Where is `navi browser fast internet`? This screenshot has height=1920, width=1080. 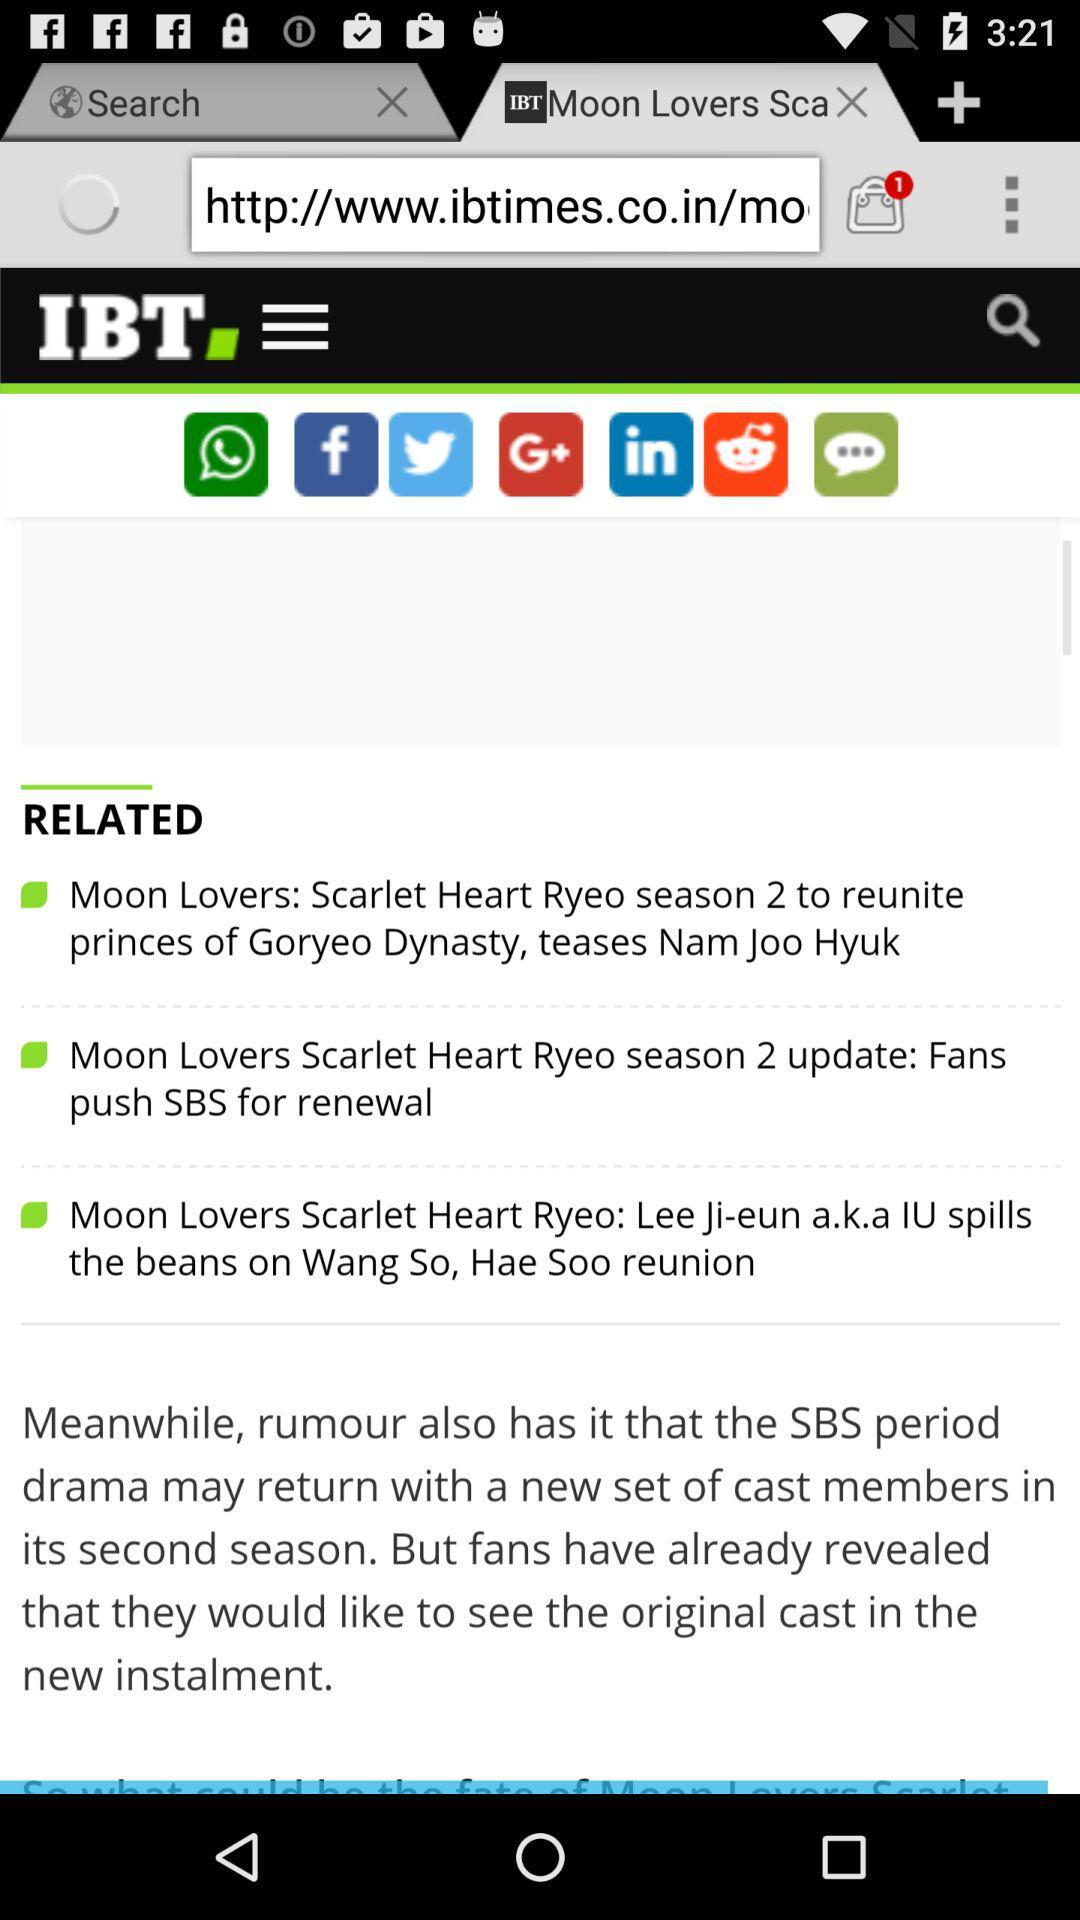
navi browser fast internet is located at coordinates (874, 204).